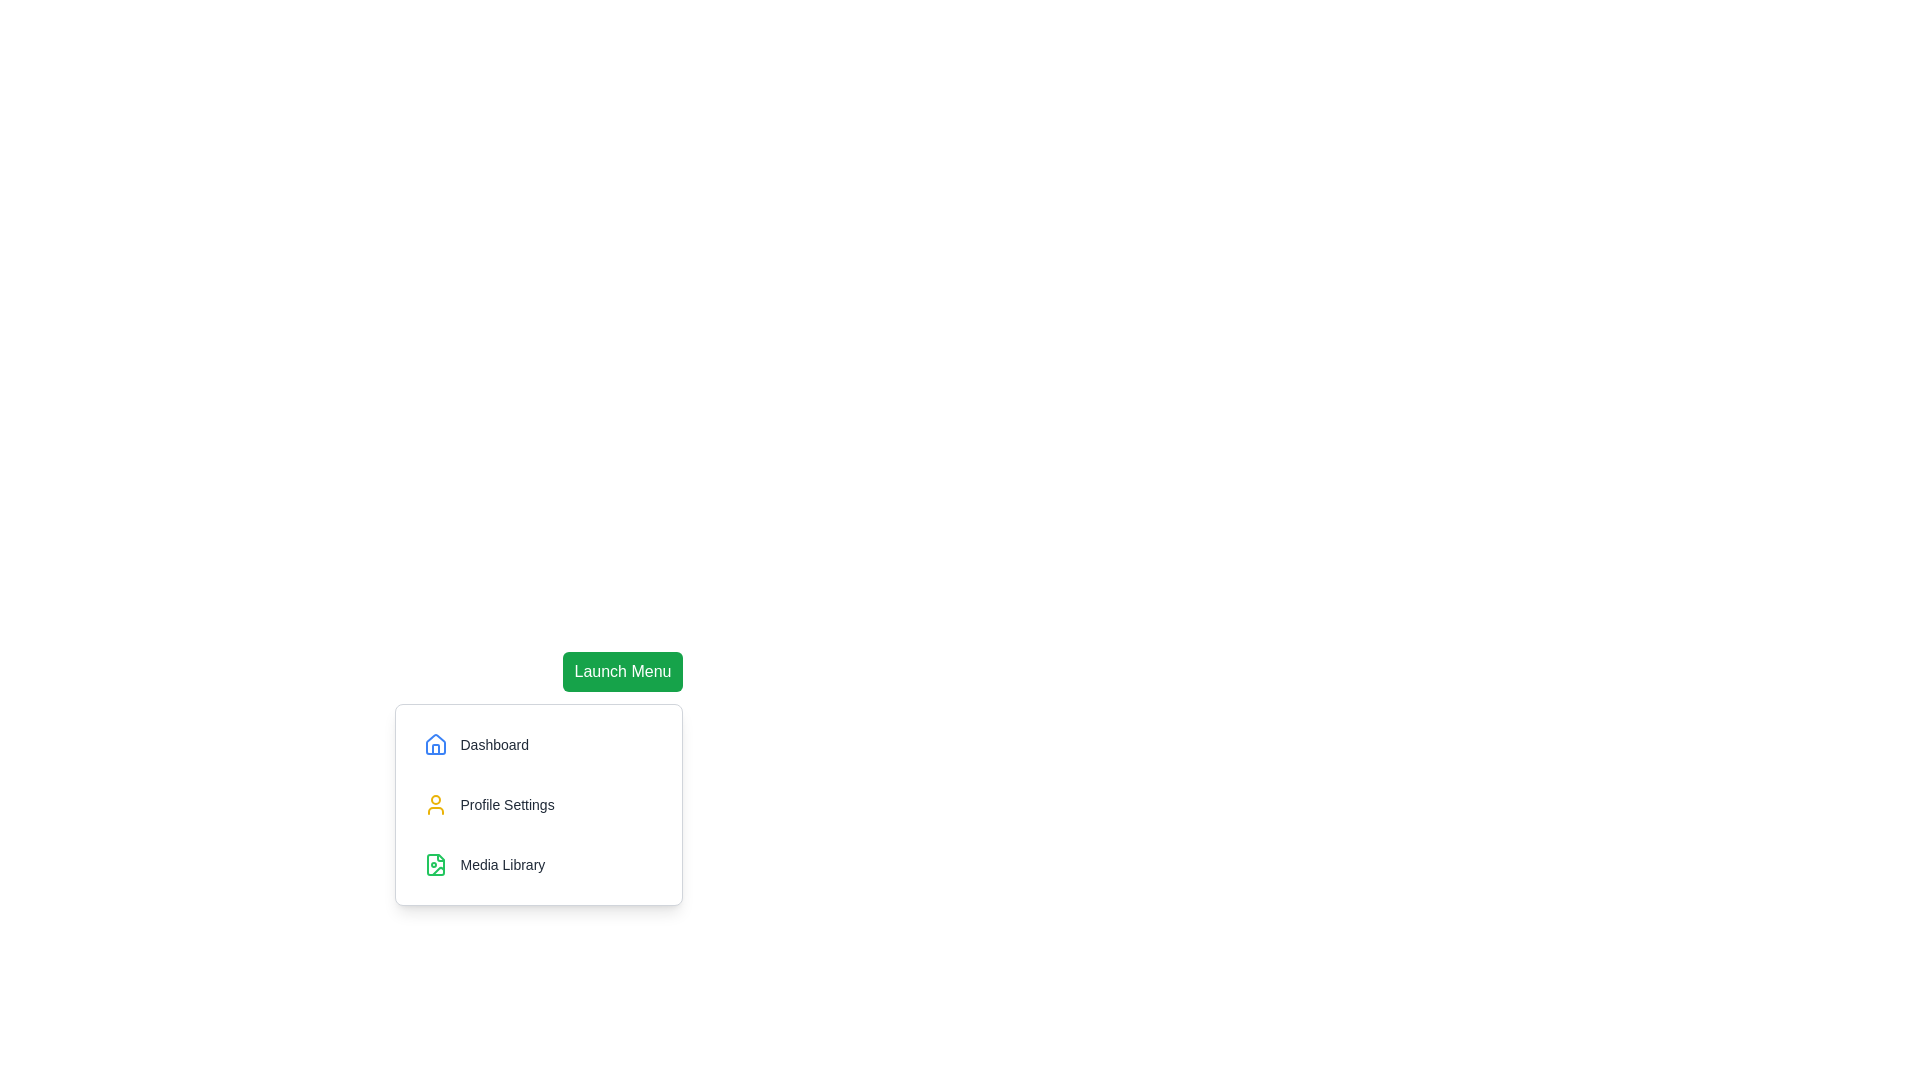 This screenshot has height=1080, width=1920. I want to click on the 'Media Library' button, which is a green icon with an image and black text, located as the third option in the vertical menu below 'Dashboard' and 'Profile Settings', so click(539, 863).